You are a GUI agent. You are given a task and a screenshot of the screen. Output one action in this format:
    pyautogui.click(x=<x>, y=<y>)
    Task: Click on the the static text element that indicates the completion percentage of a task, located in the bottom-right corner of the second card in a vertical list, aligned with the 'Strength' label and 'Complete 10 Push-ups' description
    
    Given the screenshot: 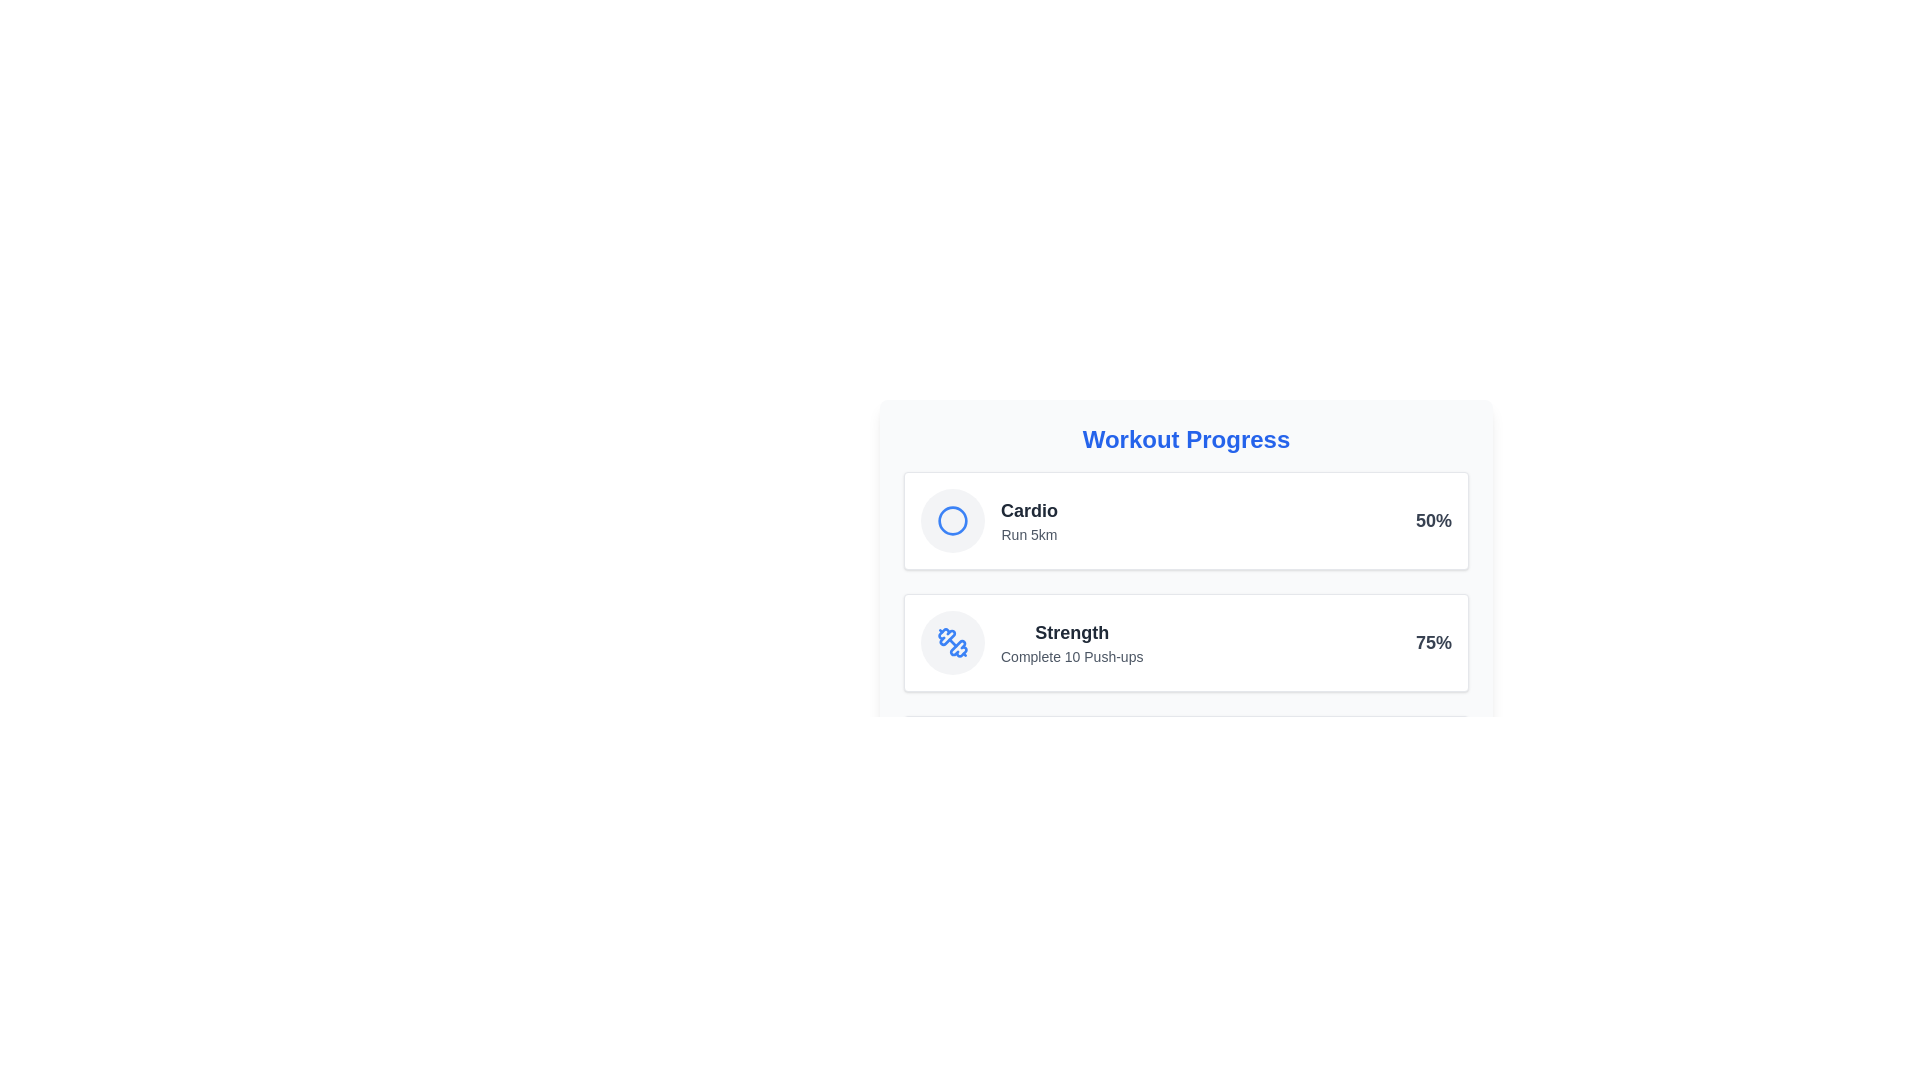 What is the action you would take?
    pyautogui.click(x=1433, y=643)
    